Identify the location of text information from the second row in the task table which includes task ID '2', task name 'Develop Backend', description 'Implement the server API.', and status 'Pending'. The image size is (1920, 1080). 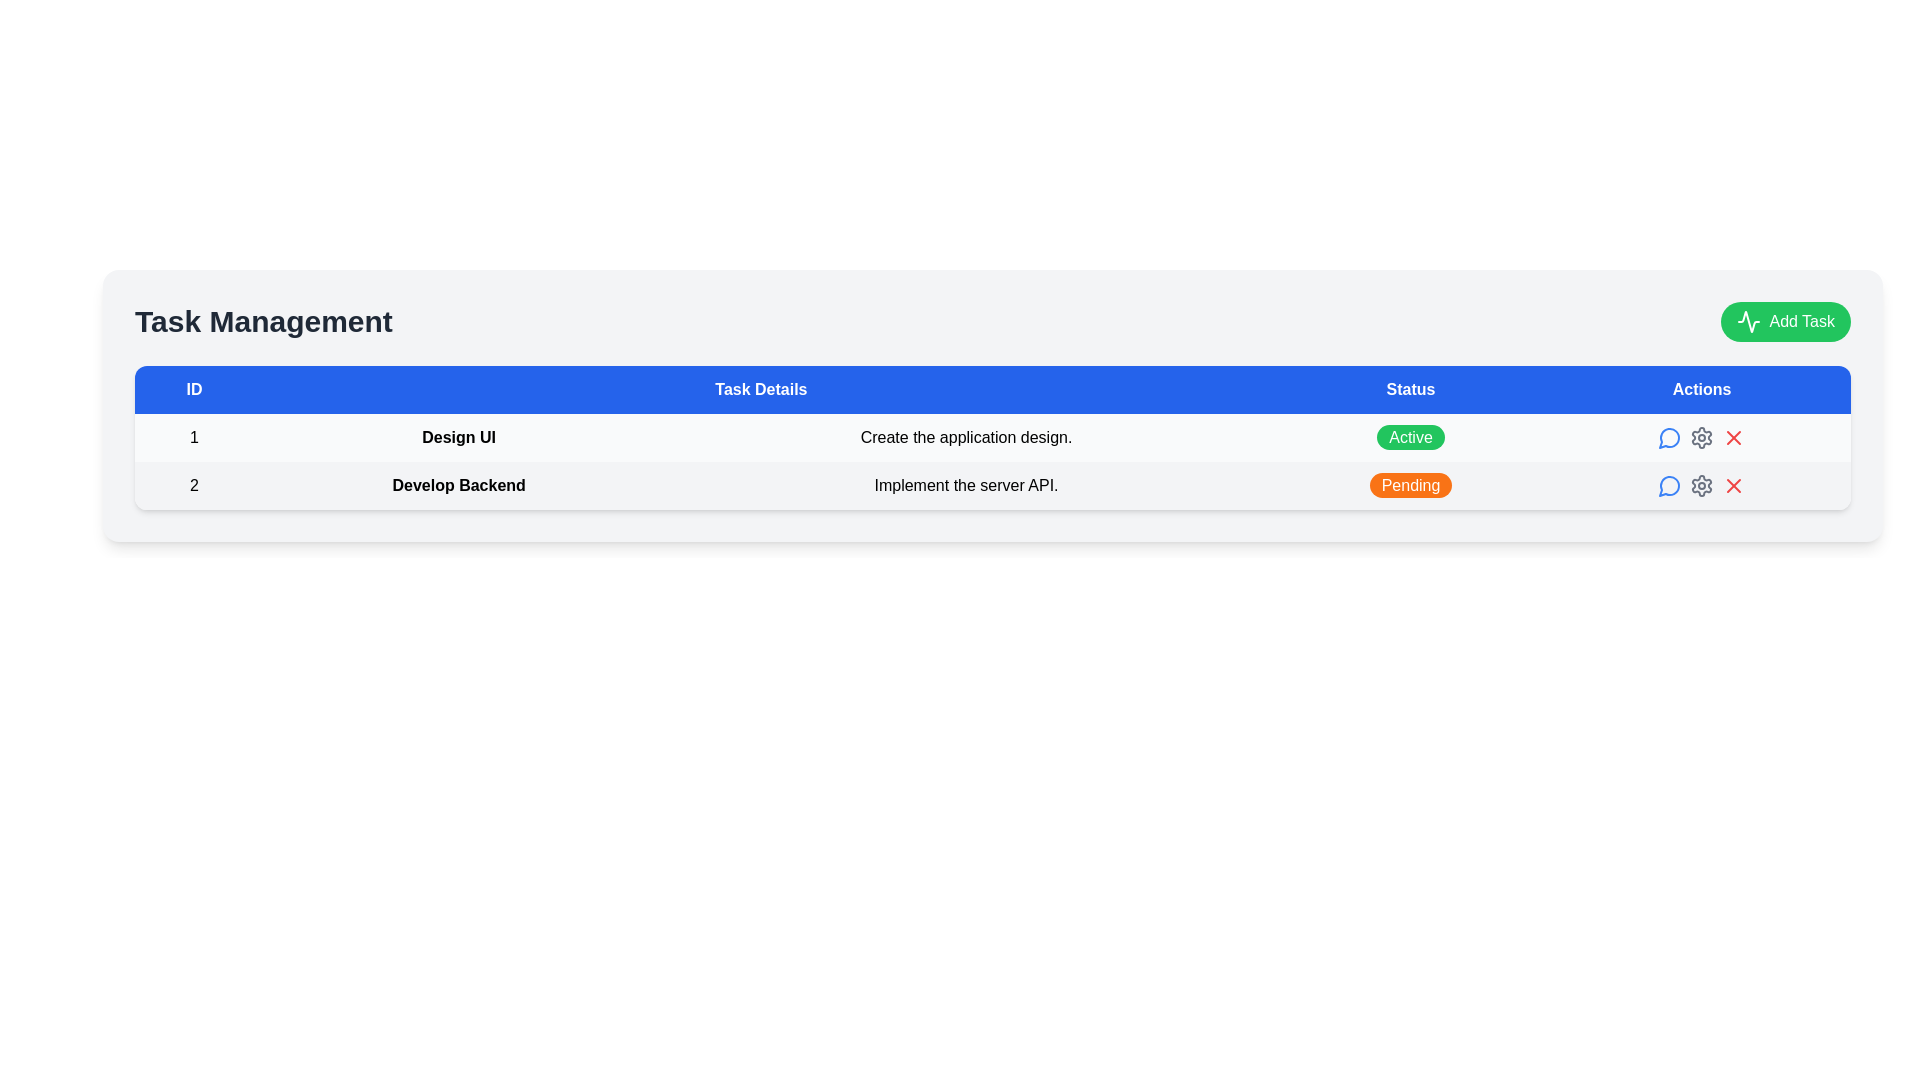
(993, 486).